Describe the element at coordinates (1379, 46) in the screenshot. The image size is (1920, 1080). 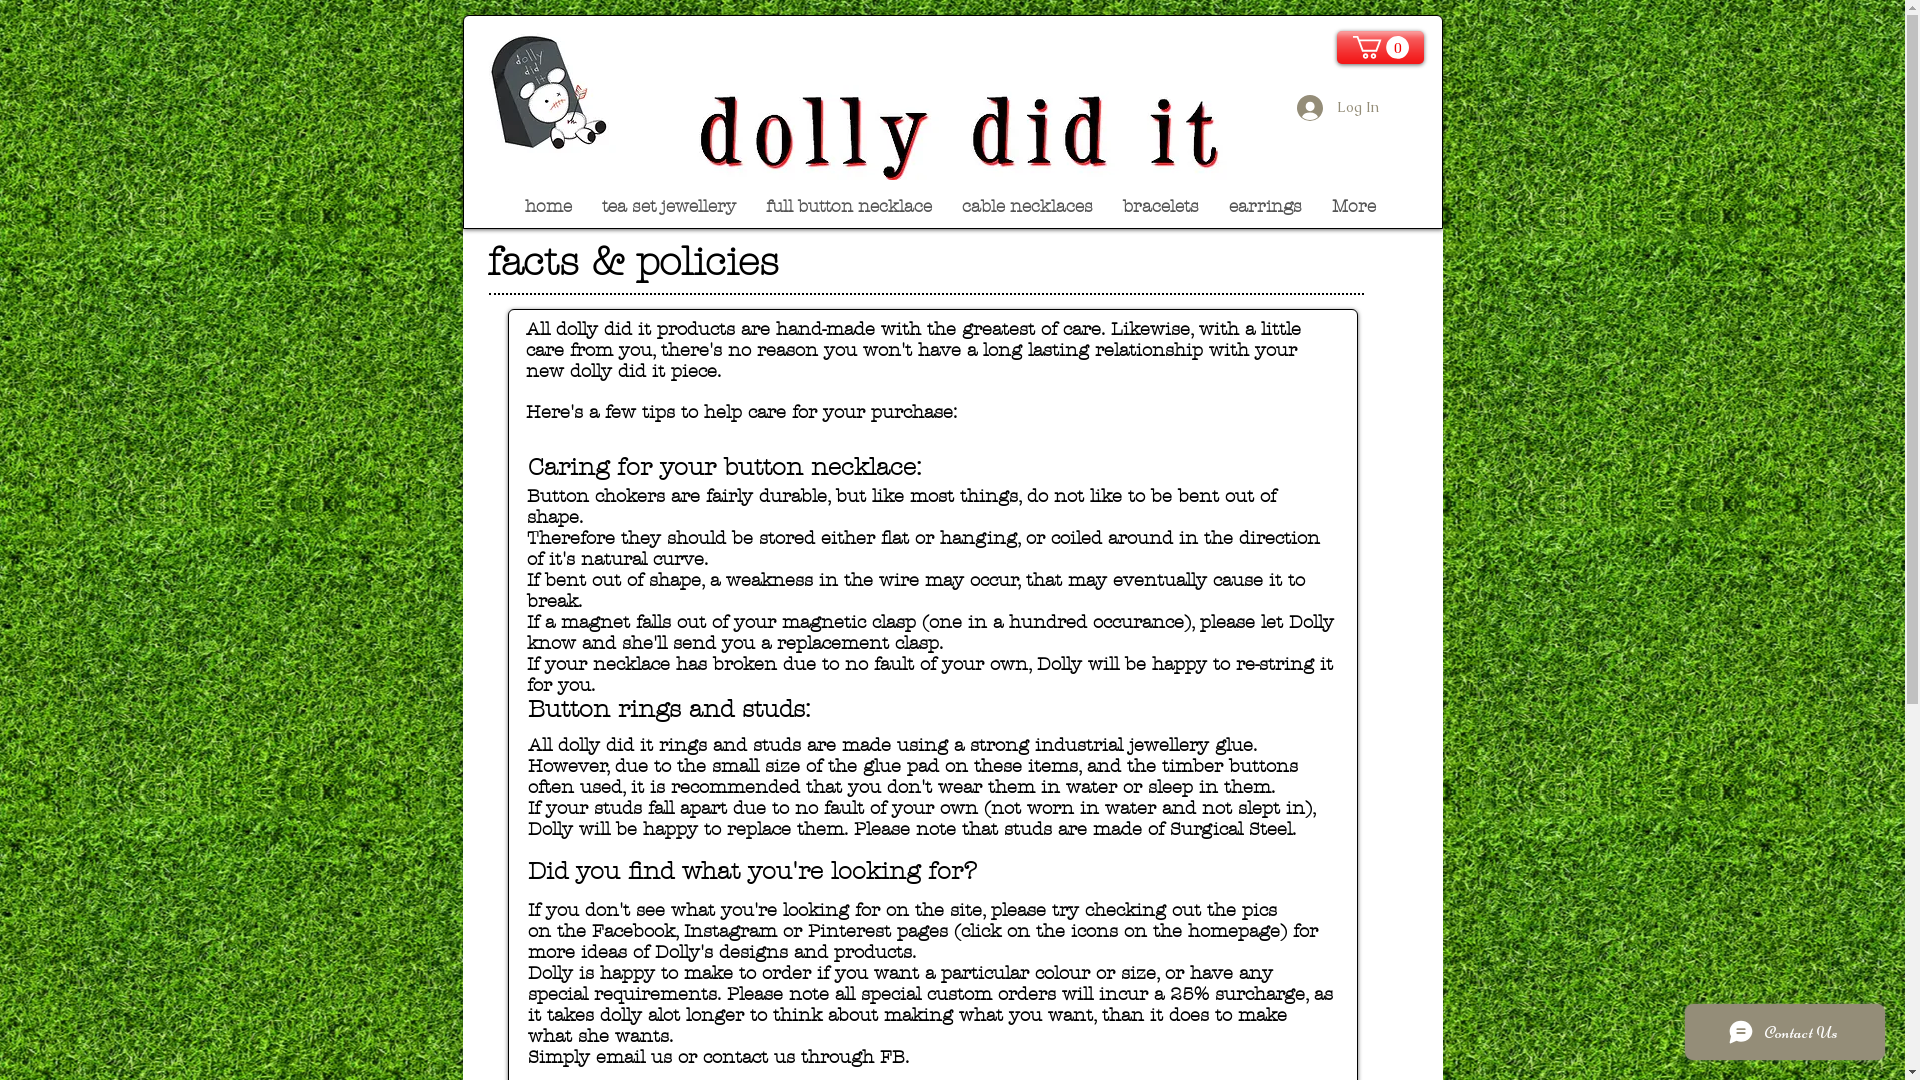
I see `'0'` at that location.